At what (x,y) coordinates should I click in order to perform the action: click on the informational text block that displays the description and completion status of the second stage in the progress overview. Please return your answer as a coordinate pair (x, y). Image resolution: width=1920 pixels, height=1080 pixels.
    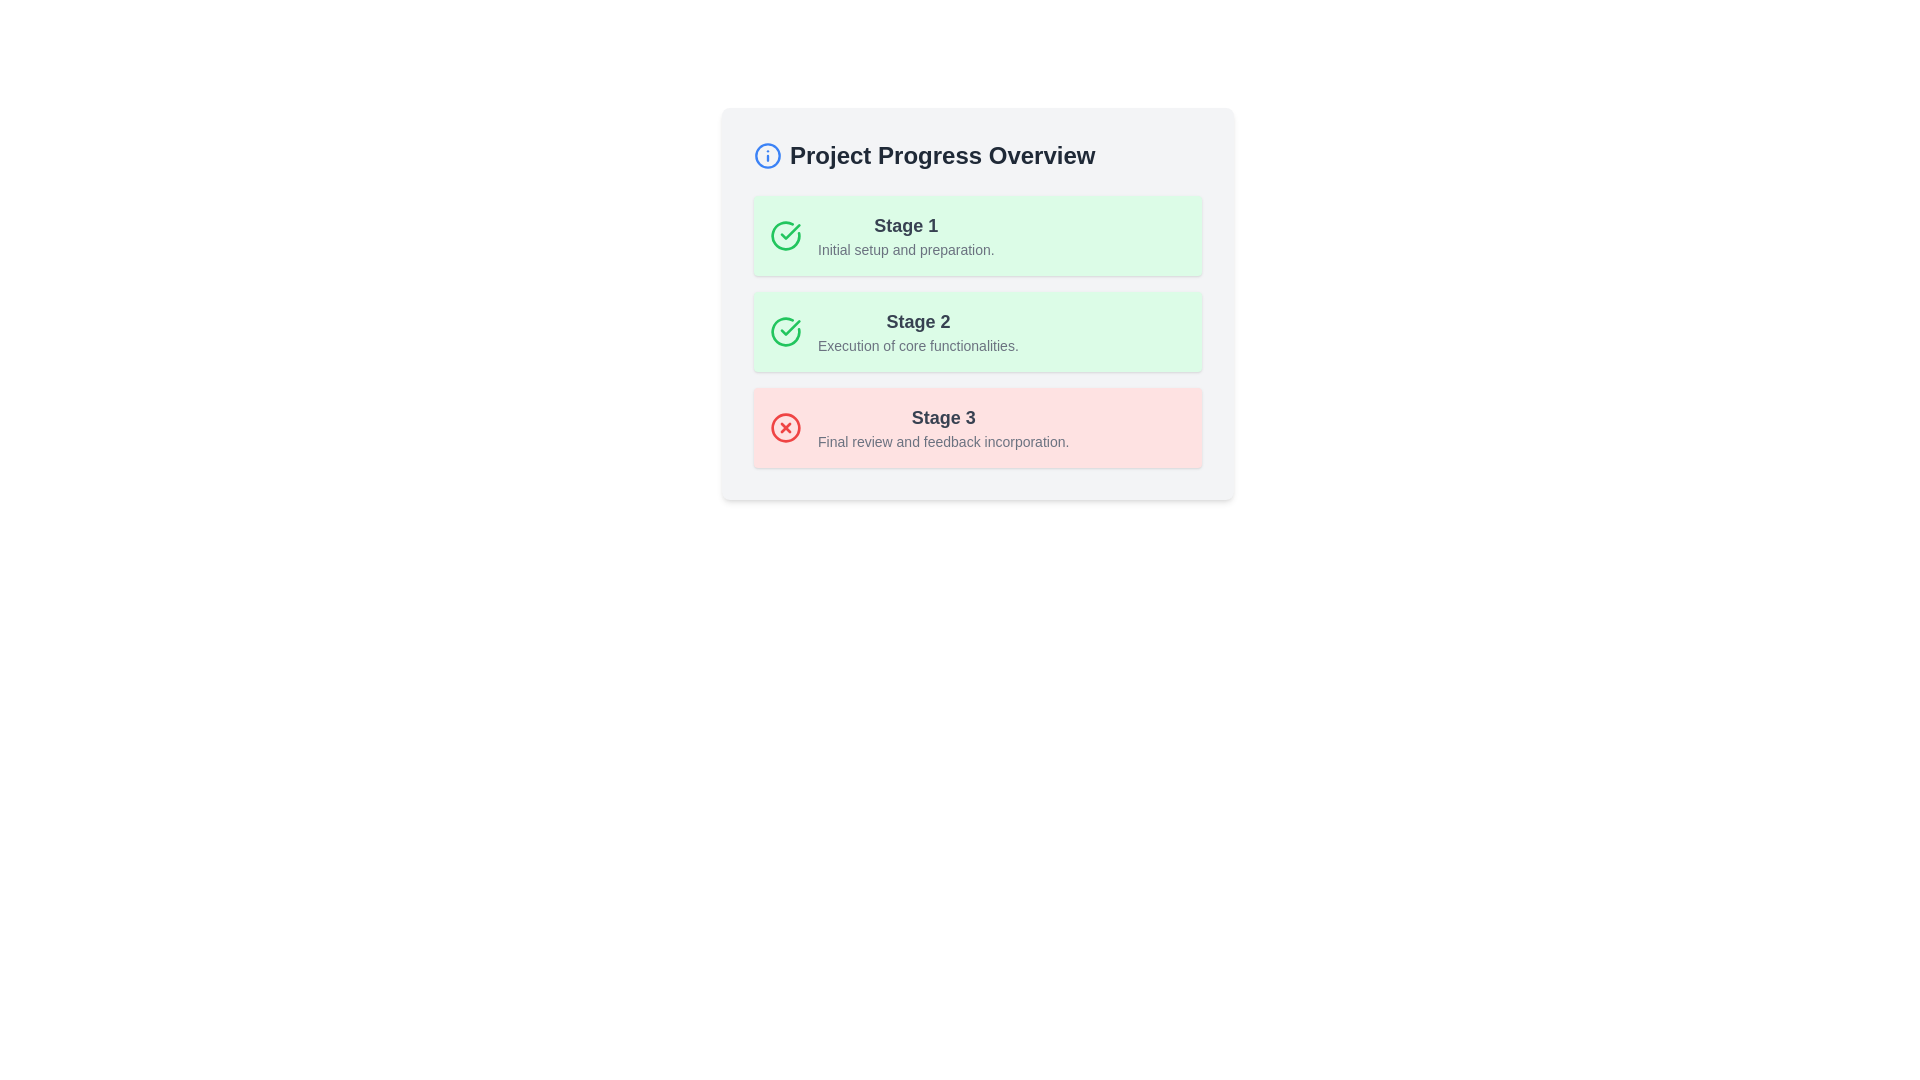
    Looking at the image, I should click on (978, 330).